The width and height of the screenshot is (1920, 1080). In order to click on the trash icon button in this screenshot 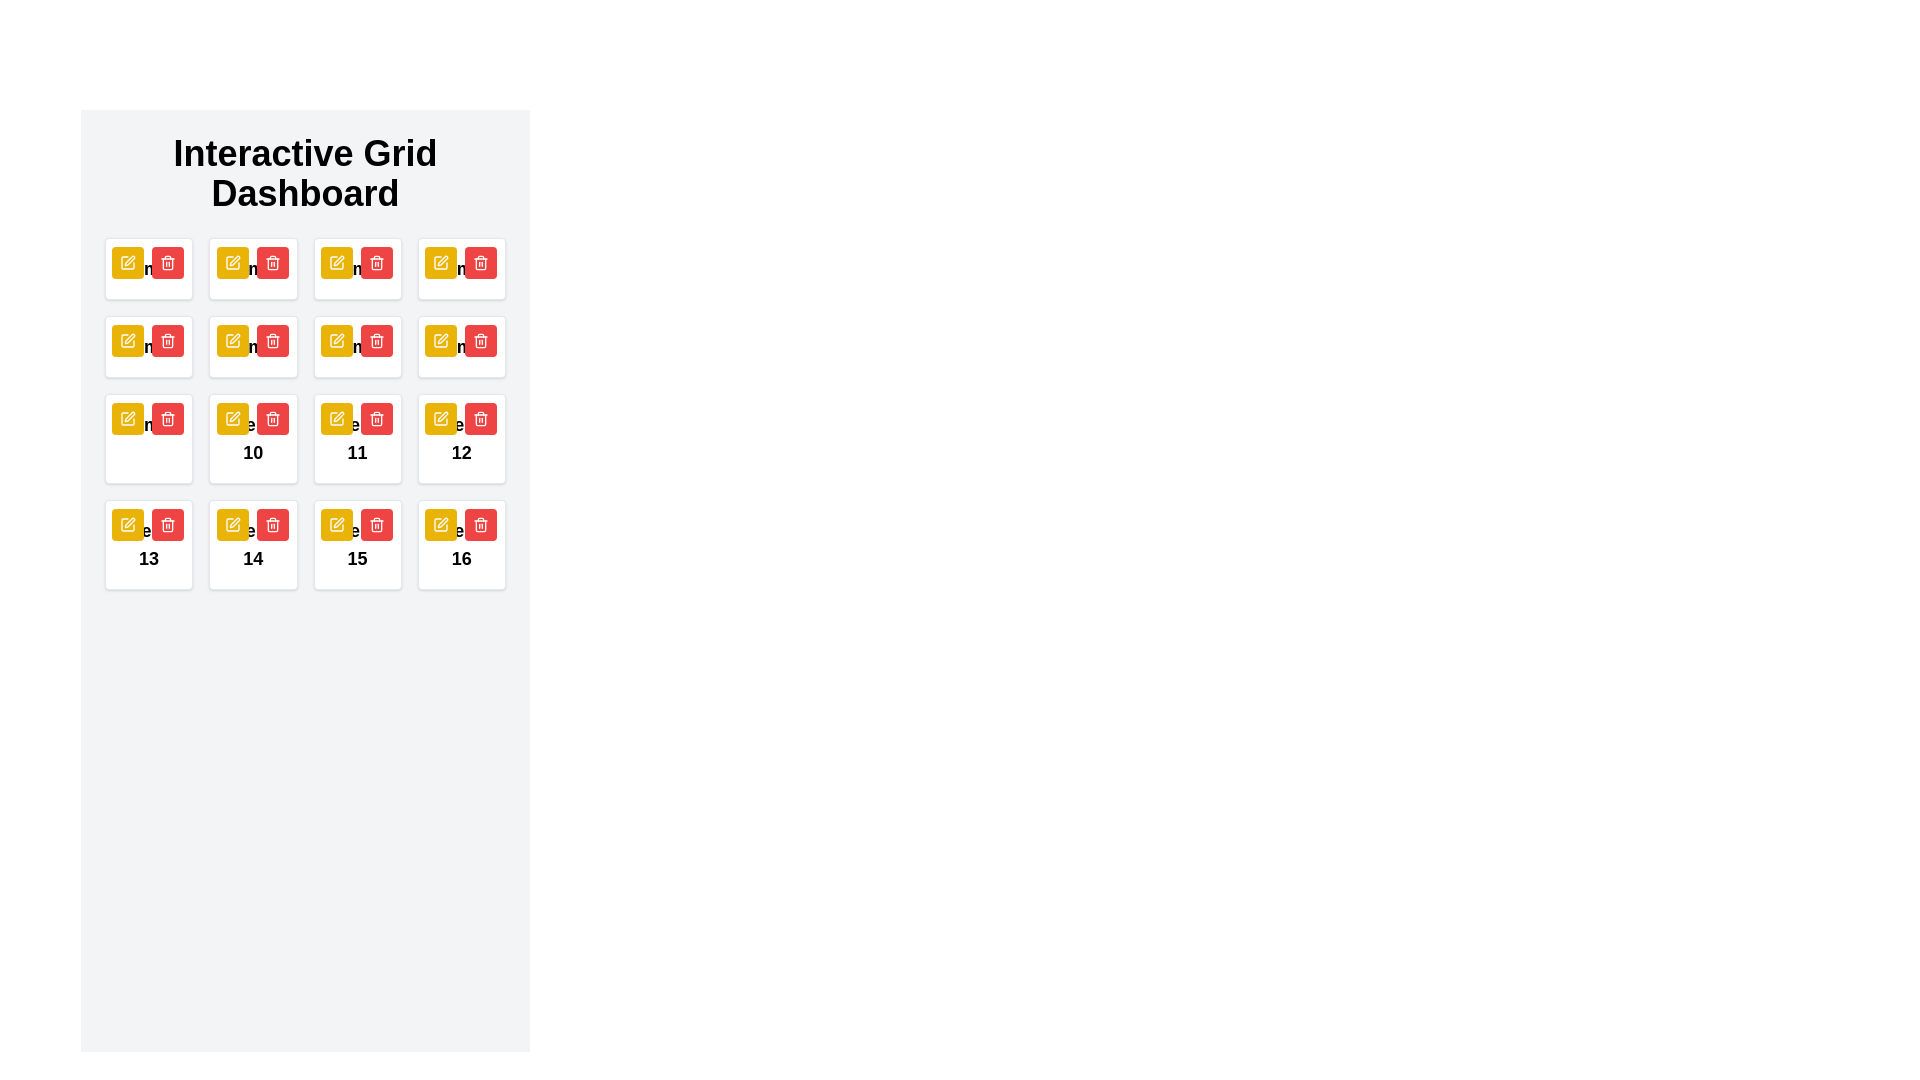, I will do `click(480, 261)`.